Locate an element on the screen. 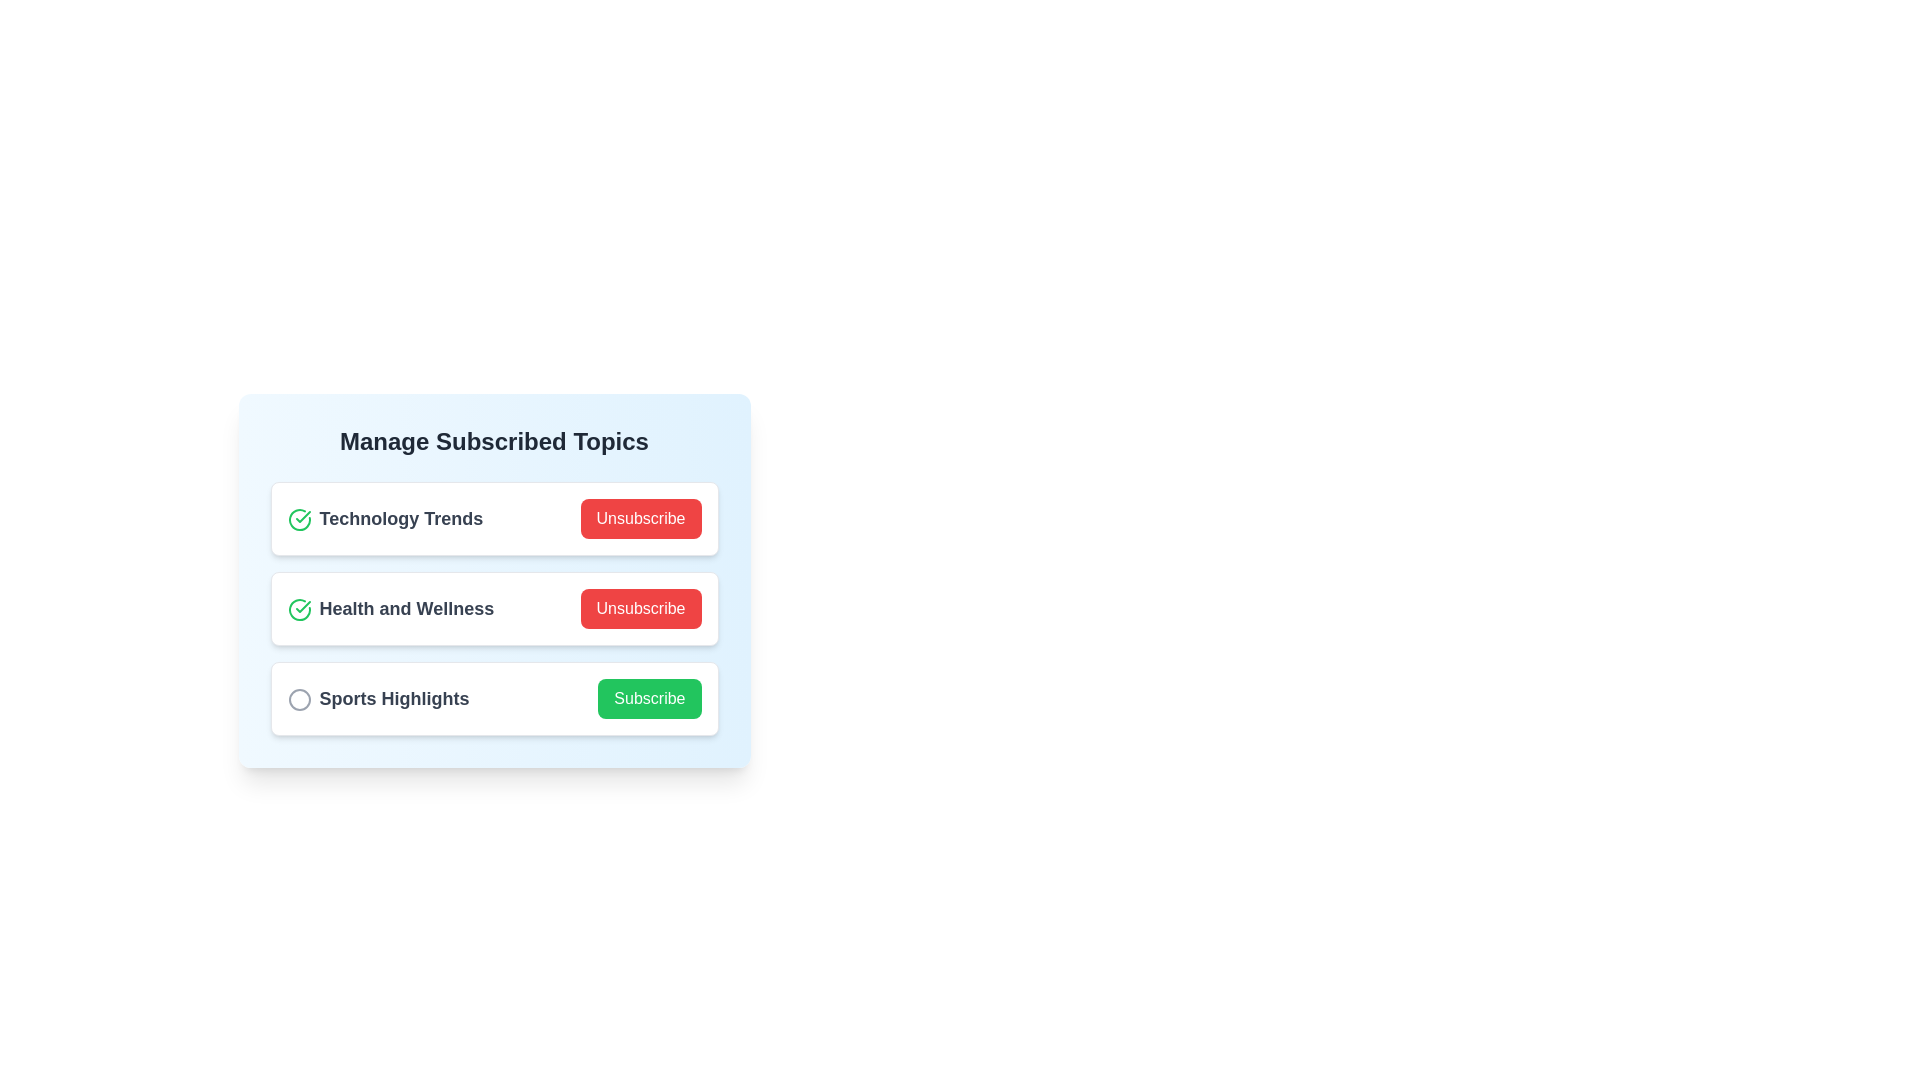 The image size is (1920, 1080). the 'Subscribe' button for the 'Sports Highlights' topic is located at coordinates (649, 697).